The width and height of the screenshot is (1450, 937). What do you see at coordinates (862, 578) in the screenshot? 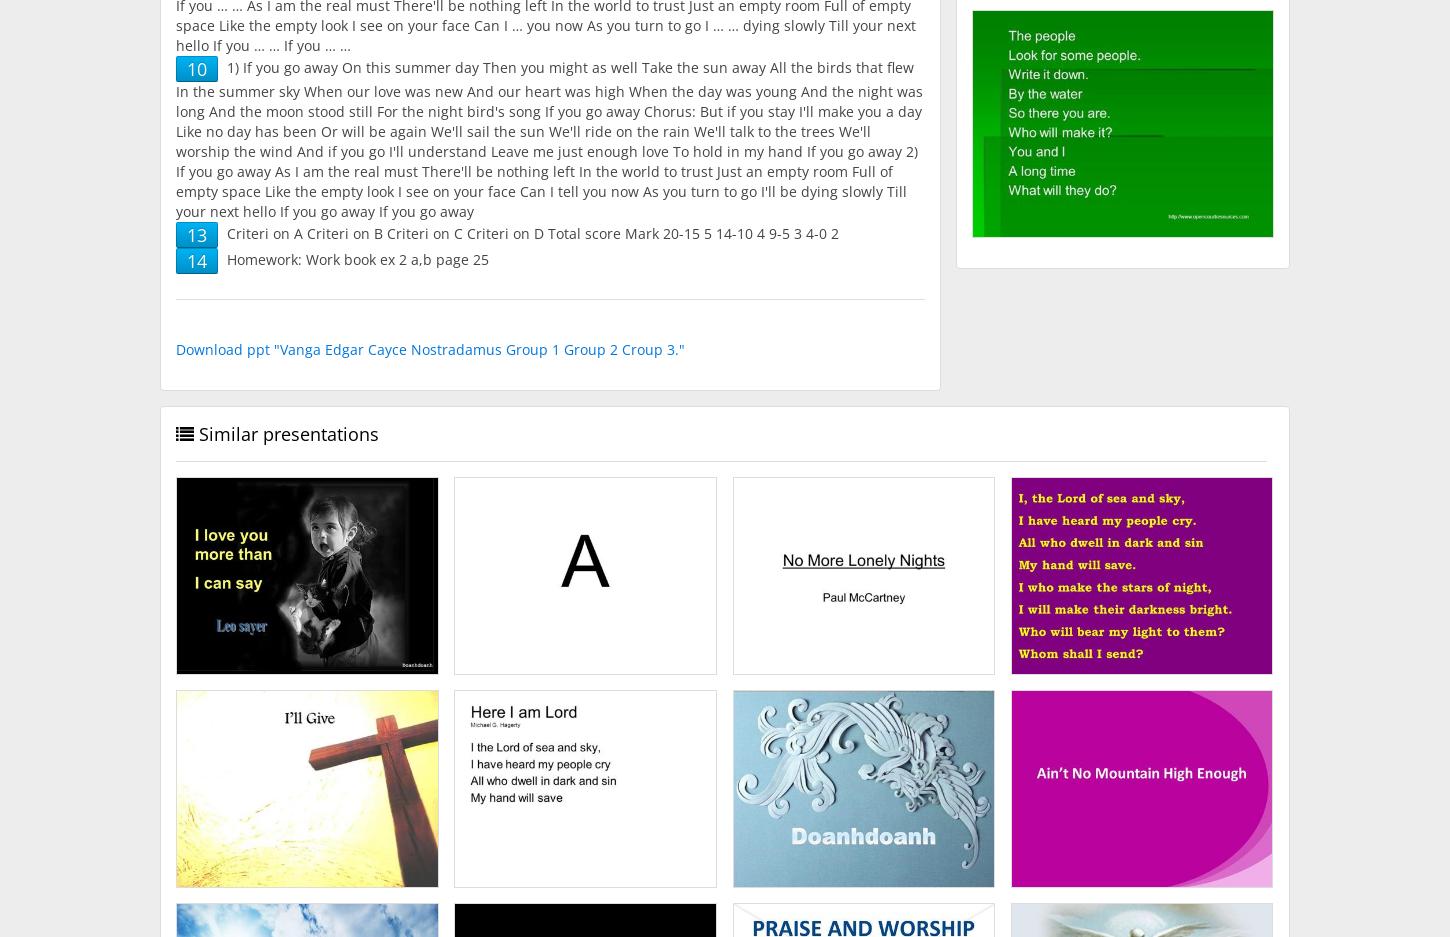
I see `'No More Lonely Nights Paul McCartney.'` at bounding box center [862, 578].